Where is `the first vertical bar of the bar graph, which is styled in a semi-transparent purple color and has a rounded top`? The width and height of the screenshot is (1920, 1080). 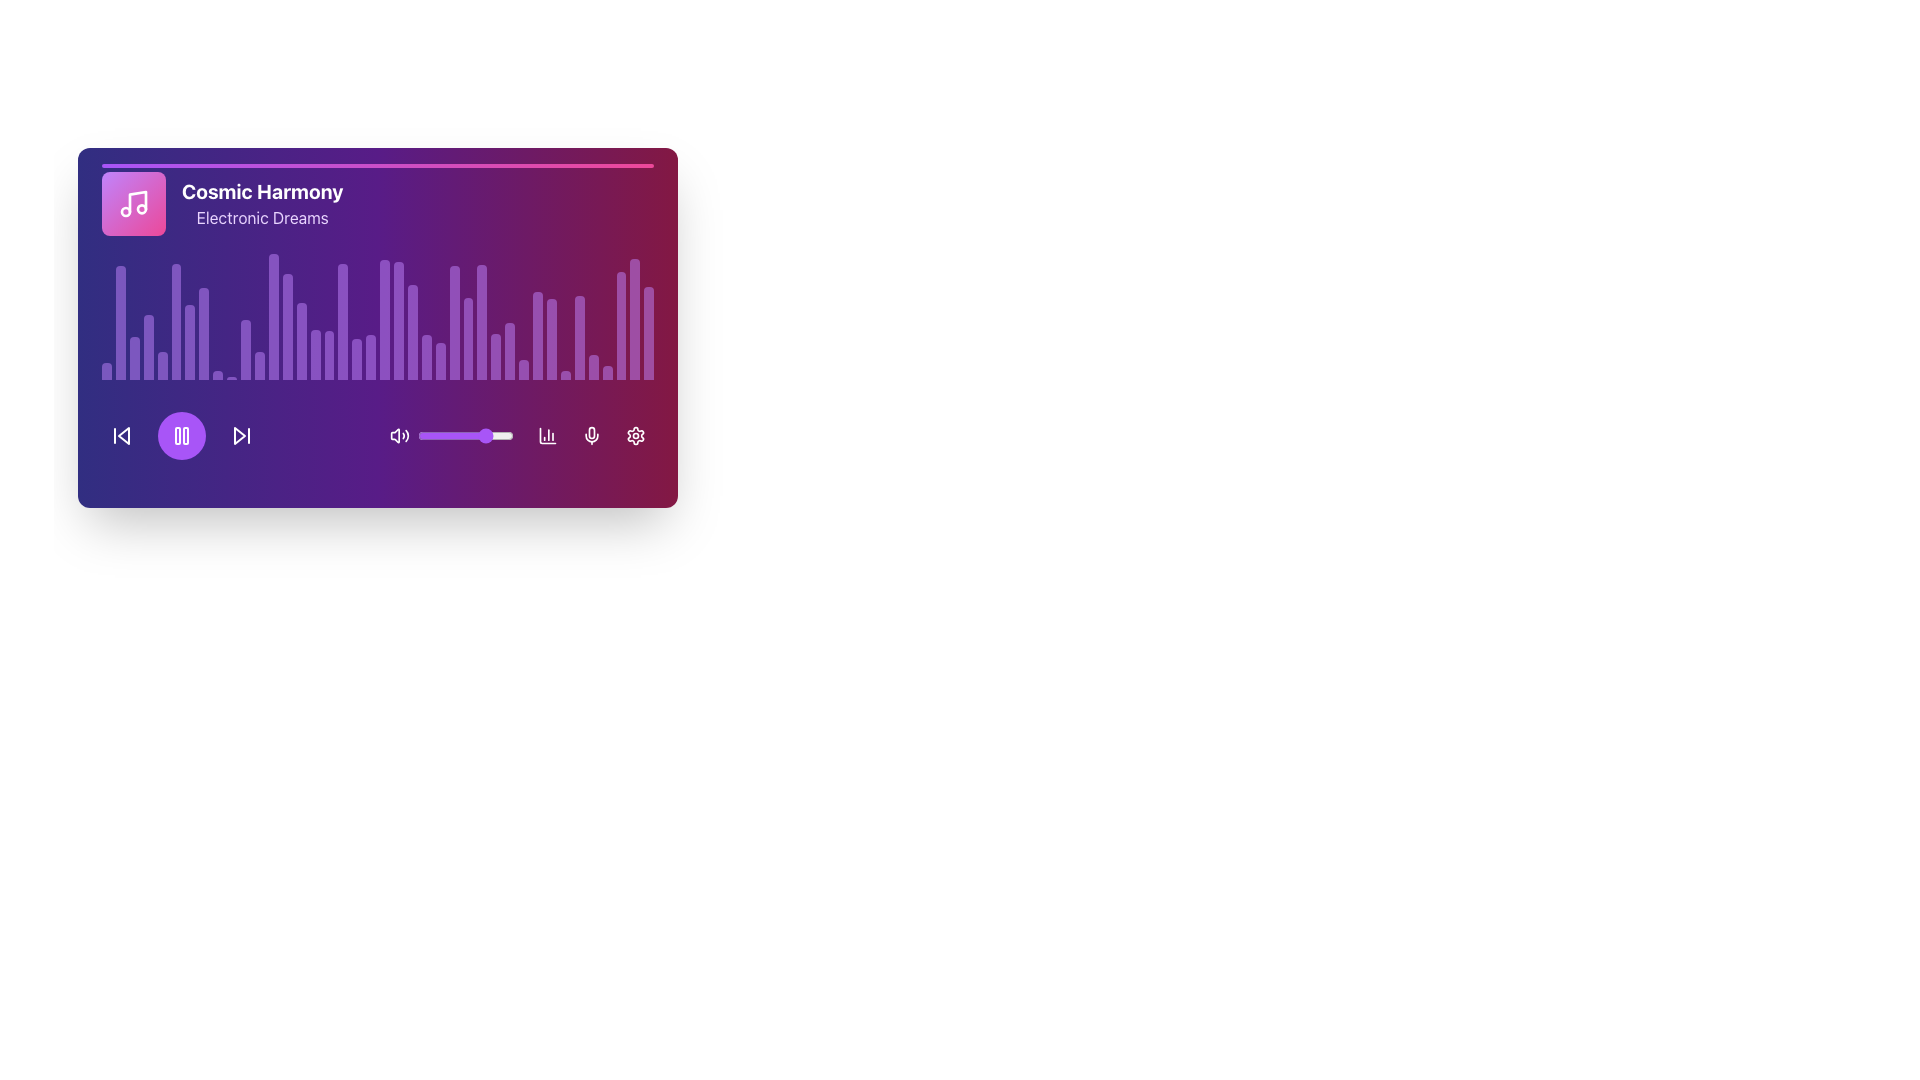
the first vertical bar of the bar graph, which is styled in a semi-transparent purple color and has a rounded top is located at coordinates (105, 371).